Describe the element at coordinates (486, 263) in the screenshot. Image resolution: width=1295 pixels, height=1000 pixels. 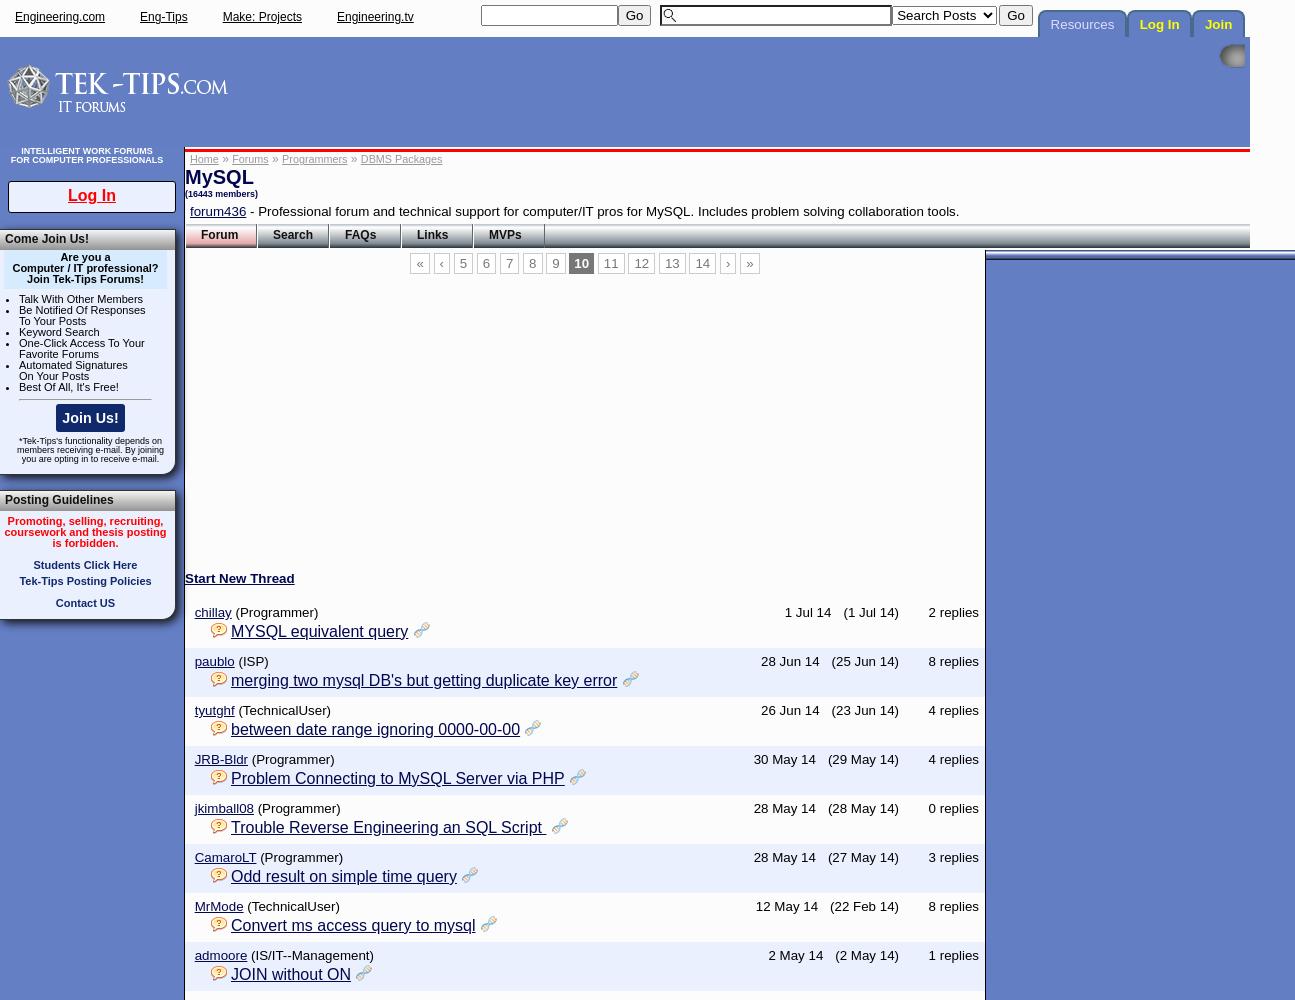
I see `'6'` at that location.